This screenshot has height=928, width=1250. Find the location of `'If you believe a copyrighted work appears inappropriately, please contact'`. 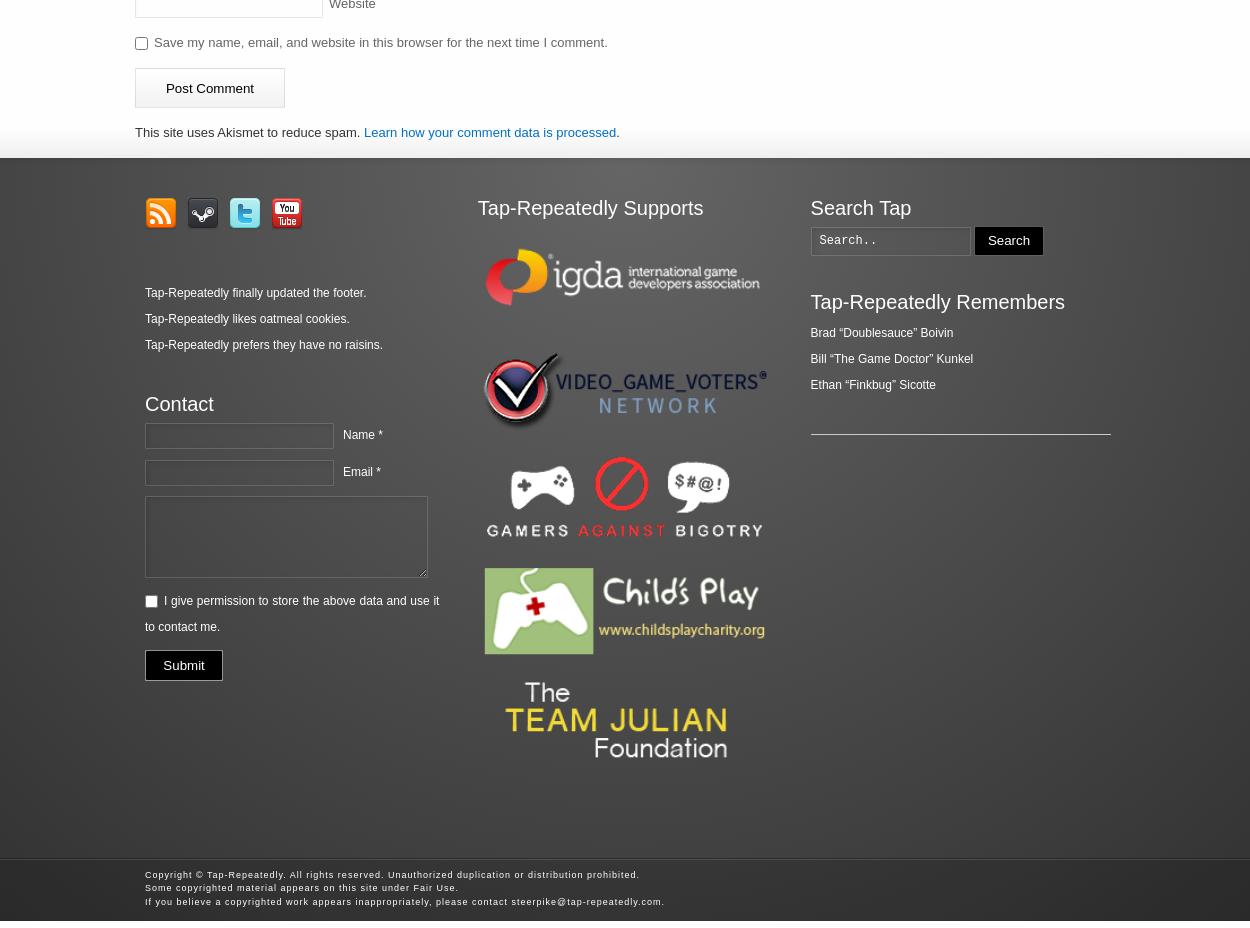

'If you believe a copyrighted work appears inappropriately, please contact' is located at coordinates (327, 900).